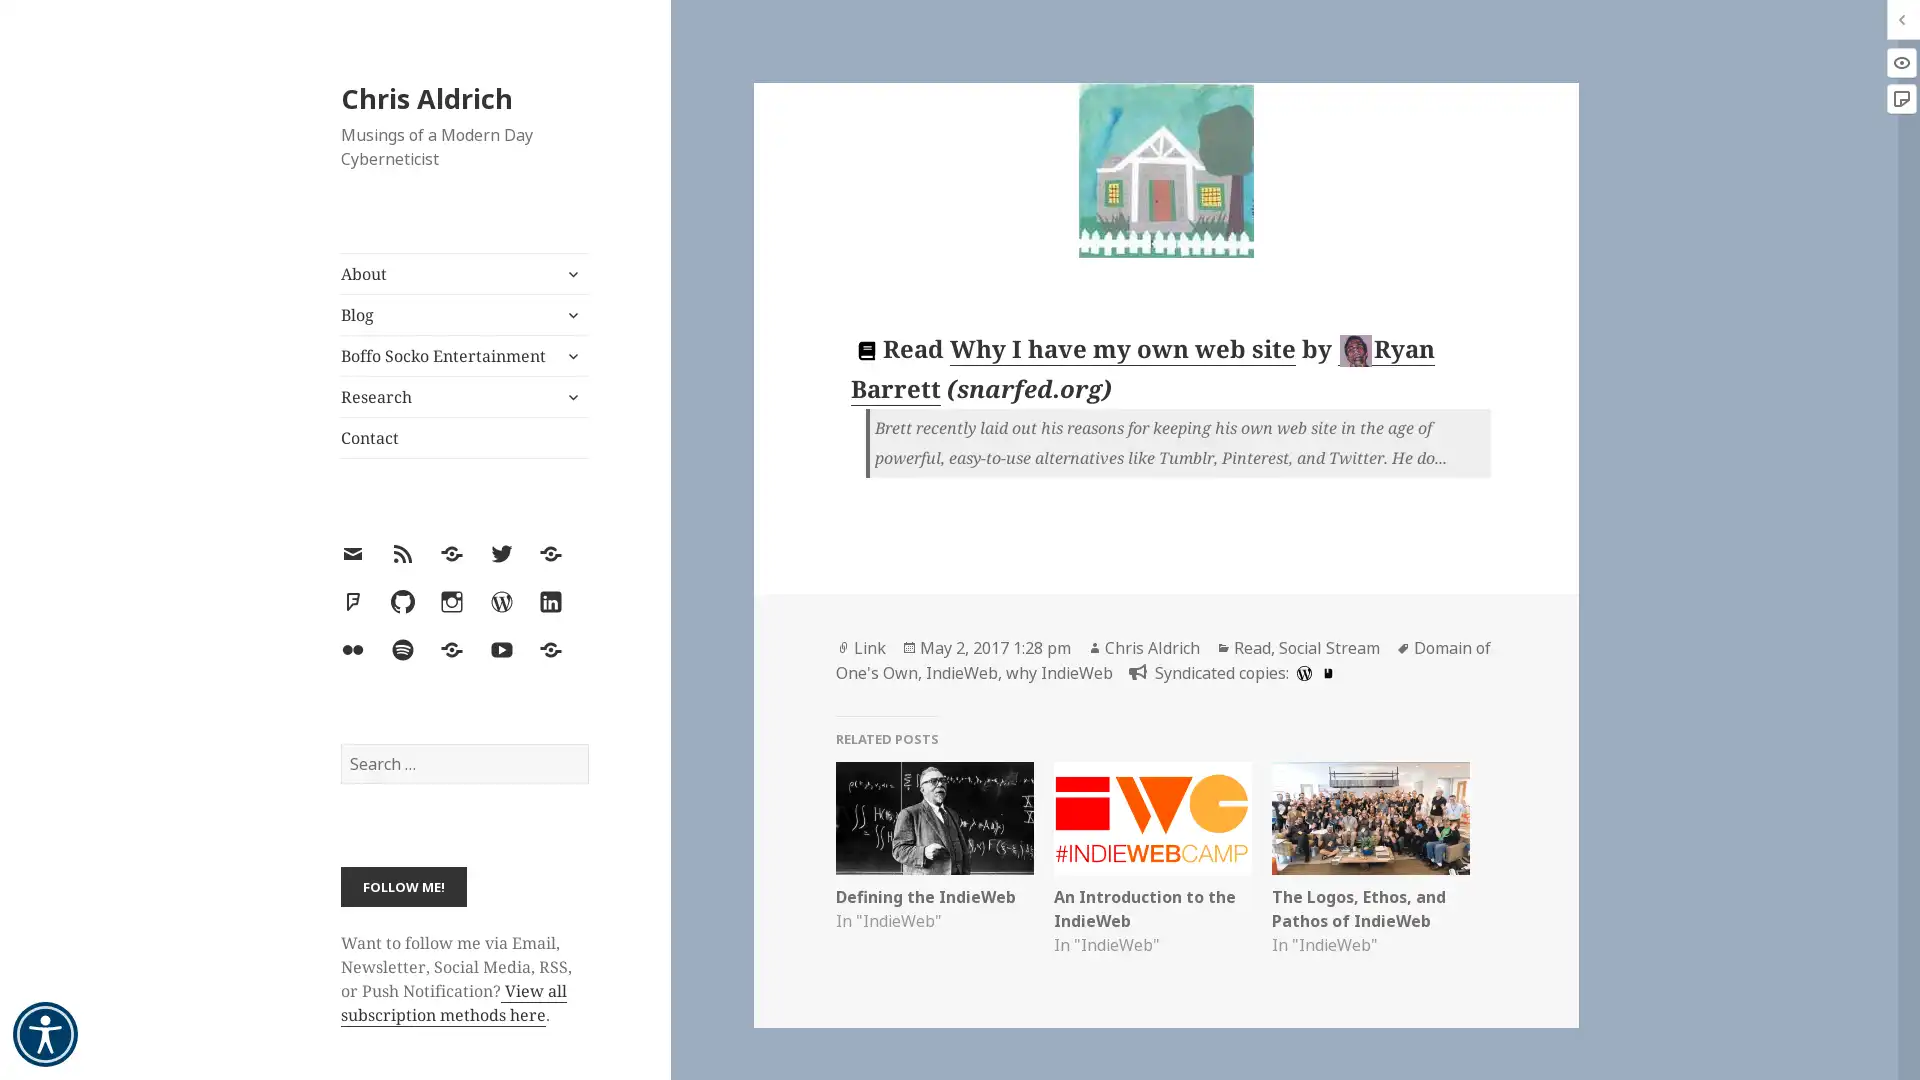 This screenshot has width=1920, height=1080. I want to click on expand child menu, so click(570, 397).